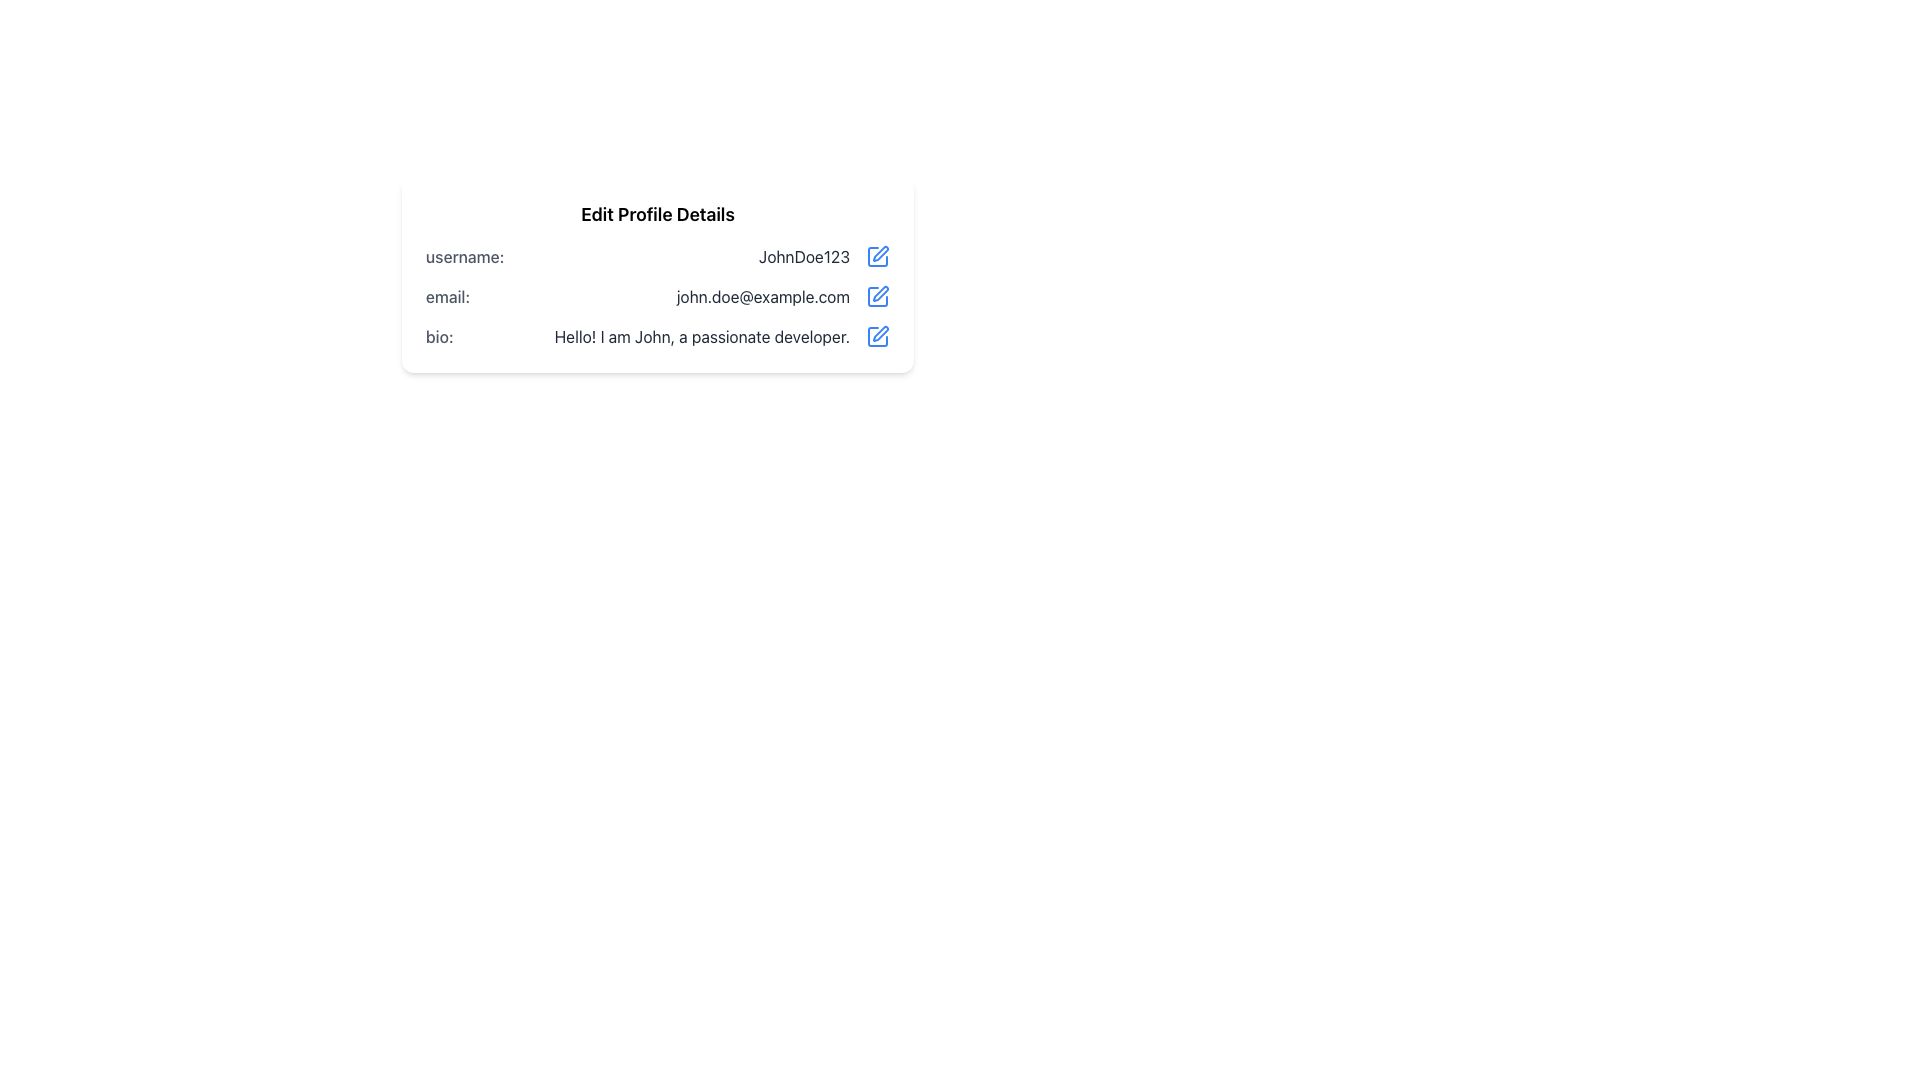 This screenshot has width=1920, height=1080. I want to click on the edit icon represented by a blue-stroke SVG graphic located adjacent to the username 'JohnDoe123', so click(878, 256).